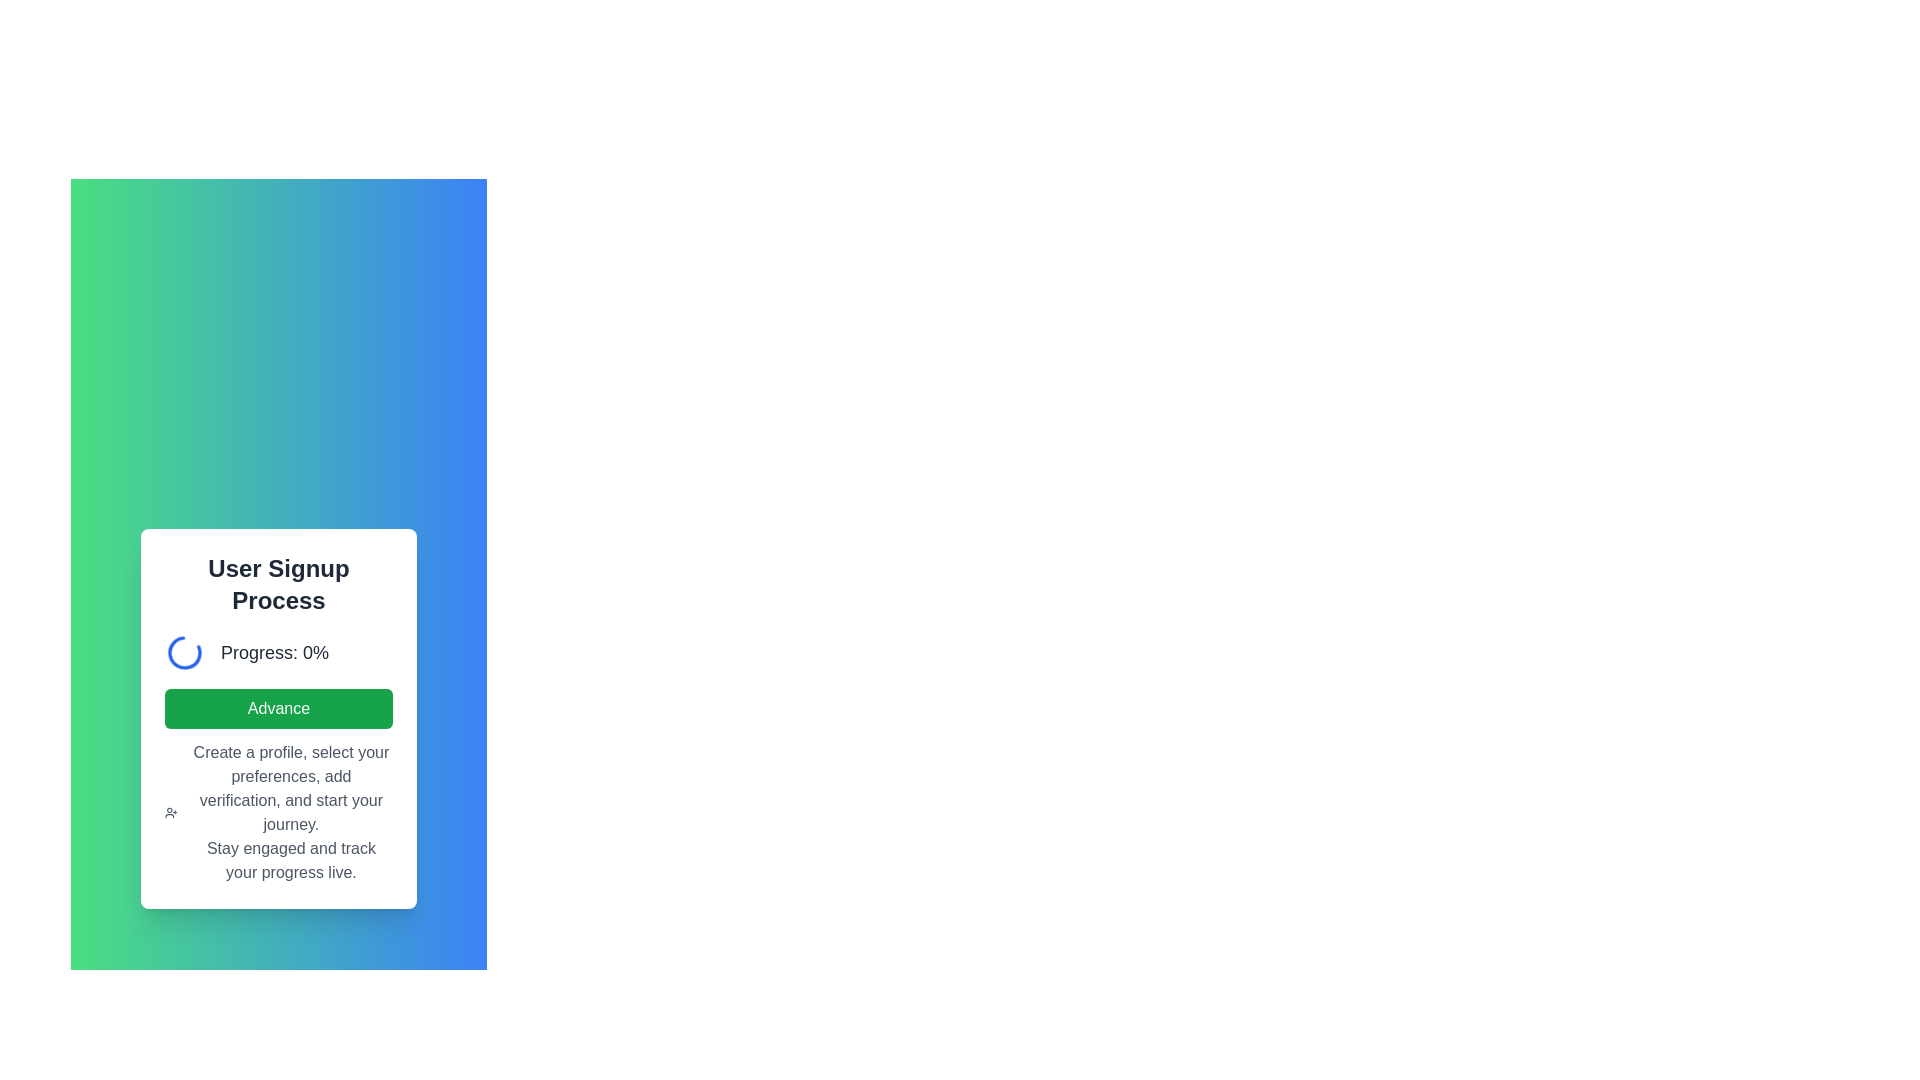  What do you see at coordinates (185, 652) in the screenshot?
I see `the animated icon located at the top-left corner of the white card displaying 'User Signup Process'` at bounding box center [185, 652].